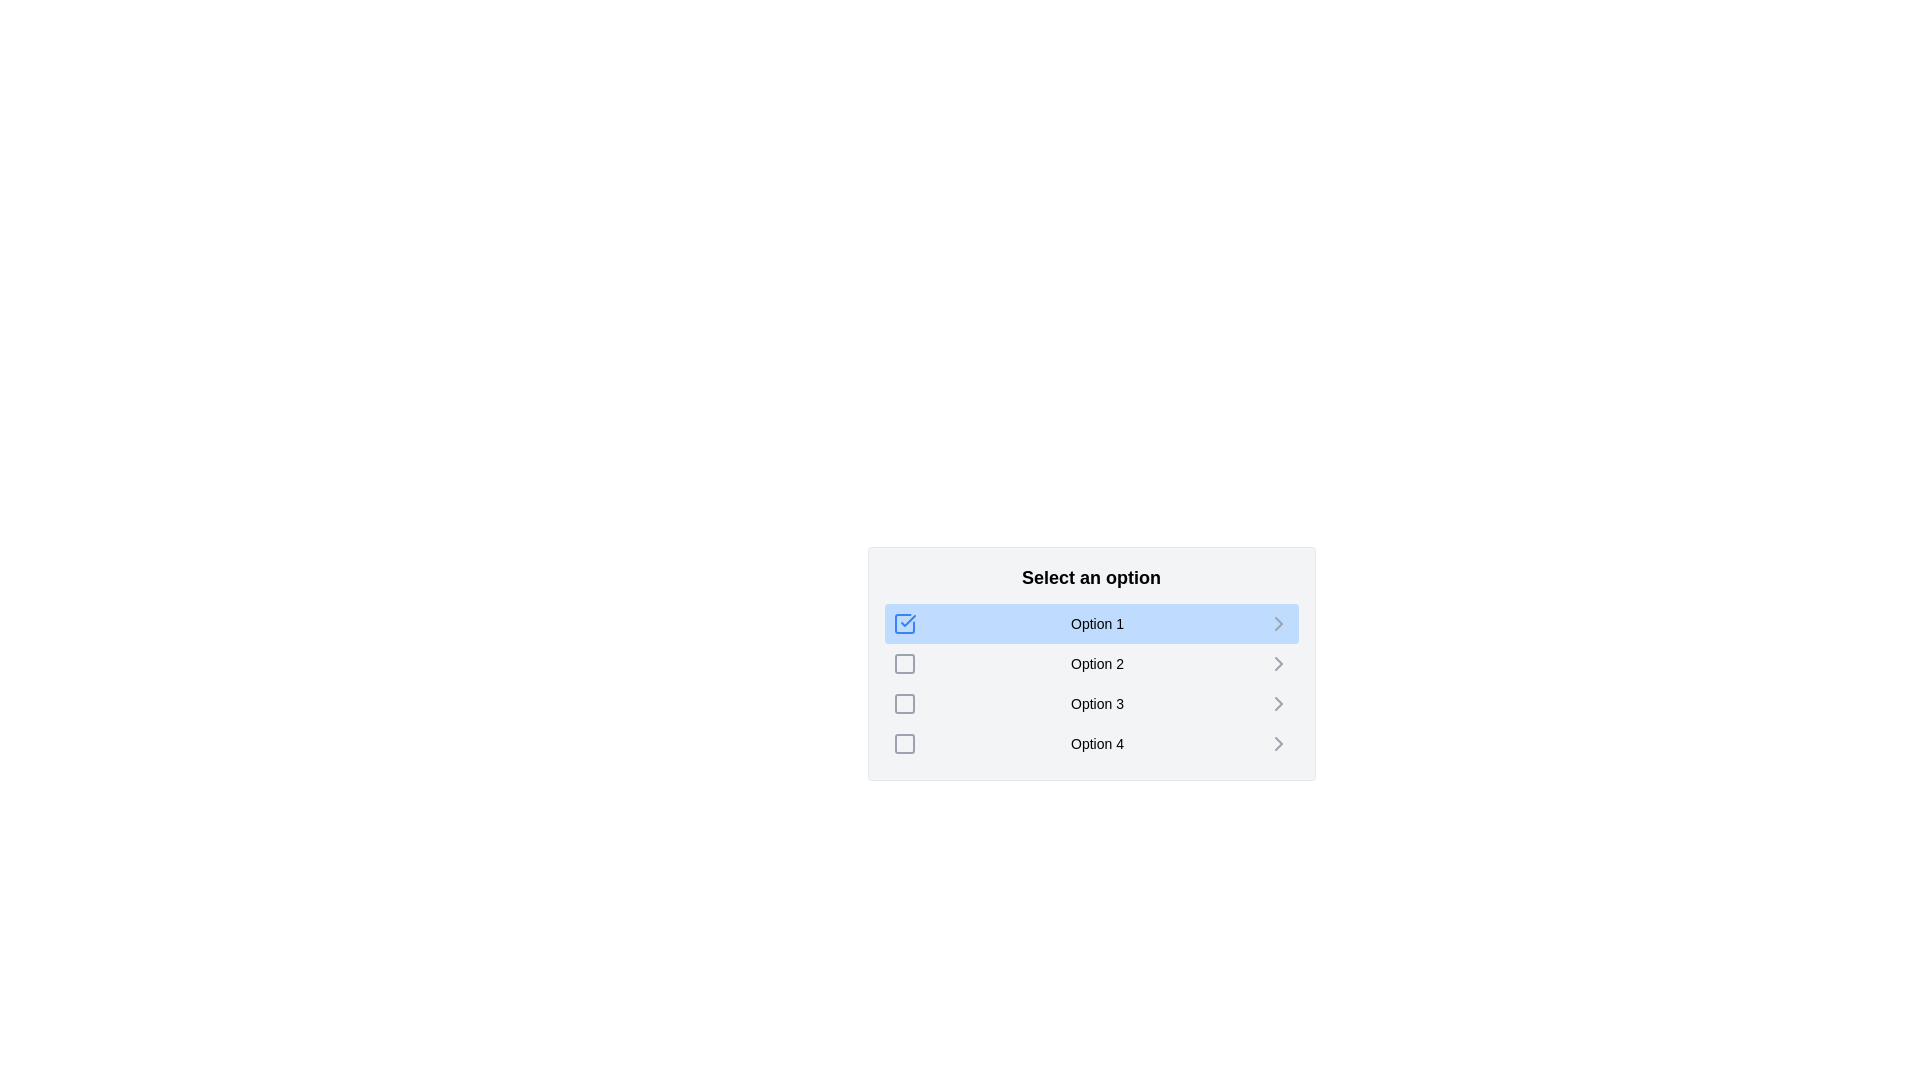  What do you see at coordinates (1096, 623) in the screenshot?
I see `text from the text label that displays 'Option 1', which is highlighted on a light blue background in a vertical list of options` at bounding box center [1096, 623].